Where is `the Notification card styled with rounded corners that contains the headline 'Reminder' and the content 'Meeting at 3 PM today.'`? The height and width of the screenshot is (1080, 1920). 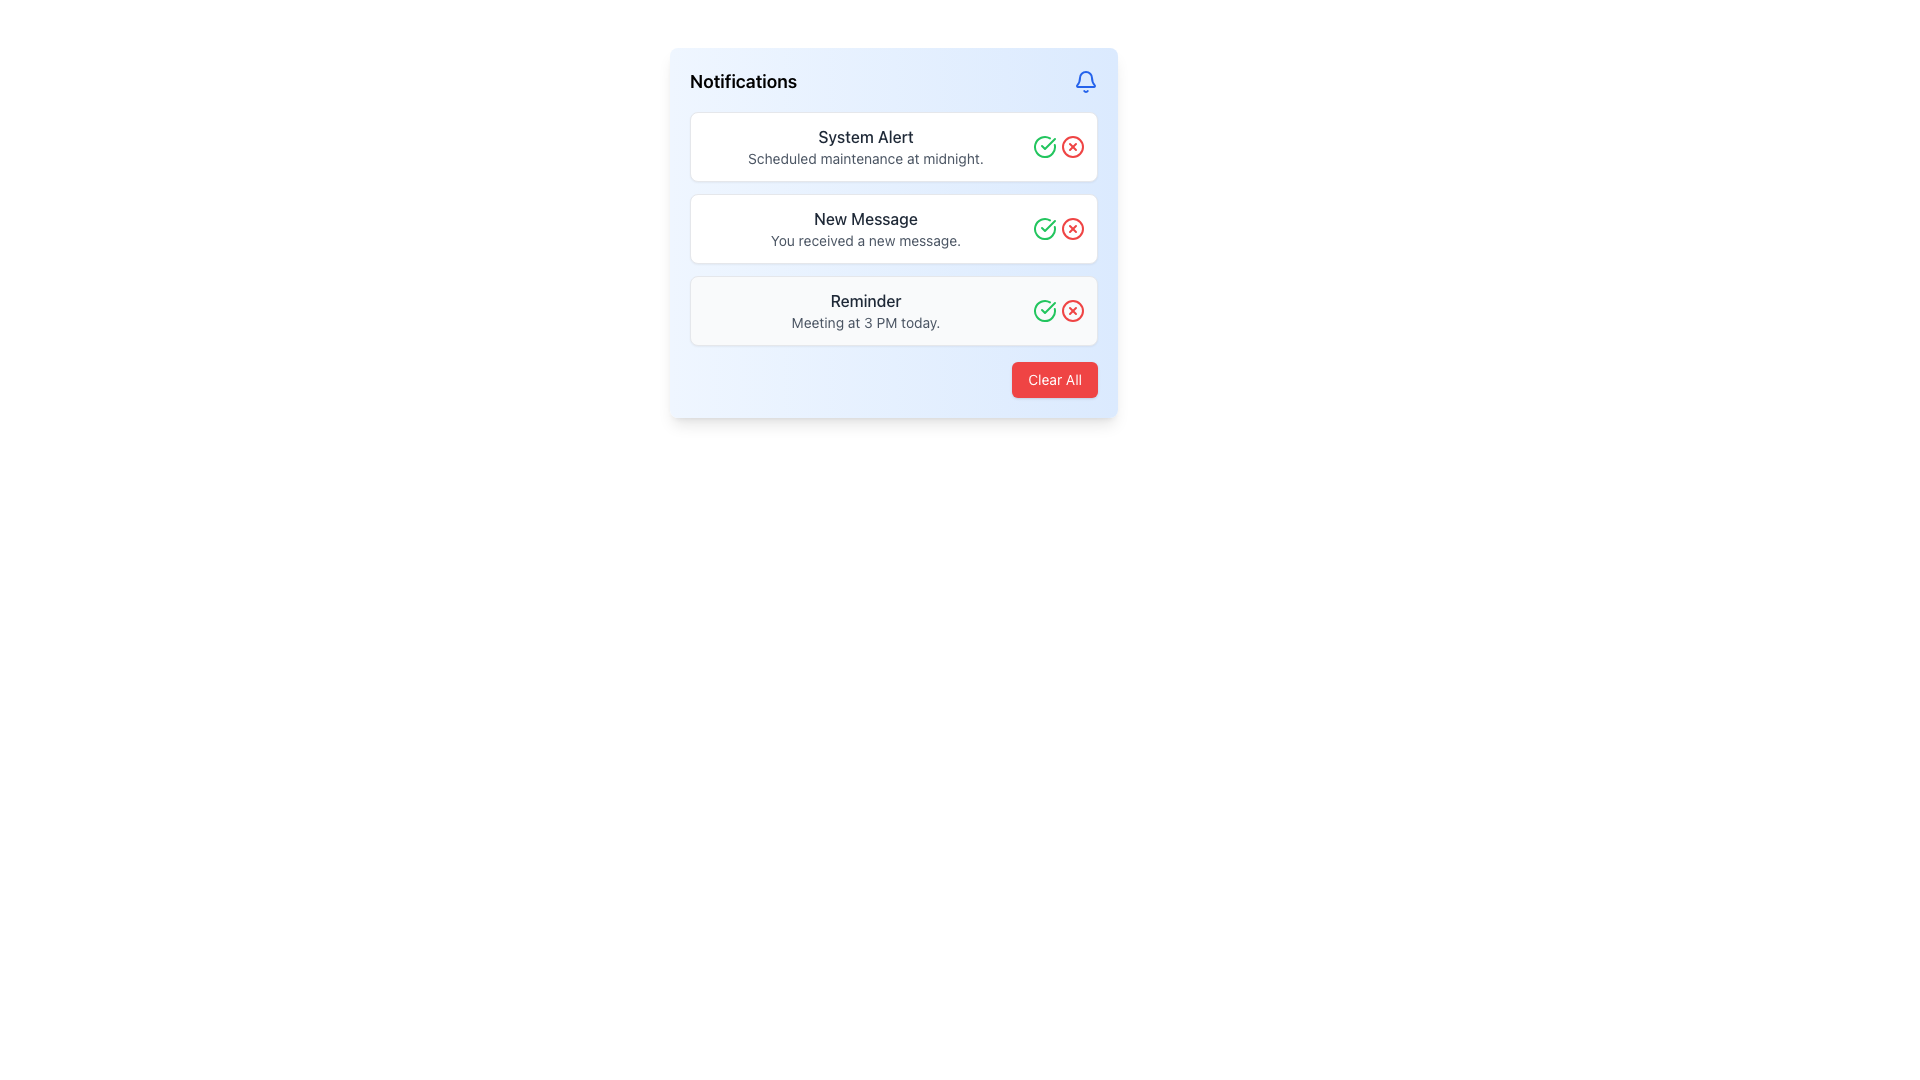
the Notification card styled with rounded corners that contains the headline 'Reminder' and the content 'Meeting at 3 PM today.' is located at coordinates (892, 311).